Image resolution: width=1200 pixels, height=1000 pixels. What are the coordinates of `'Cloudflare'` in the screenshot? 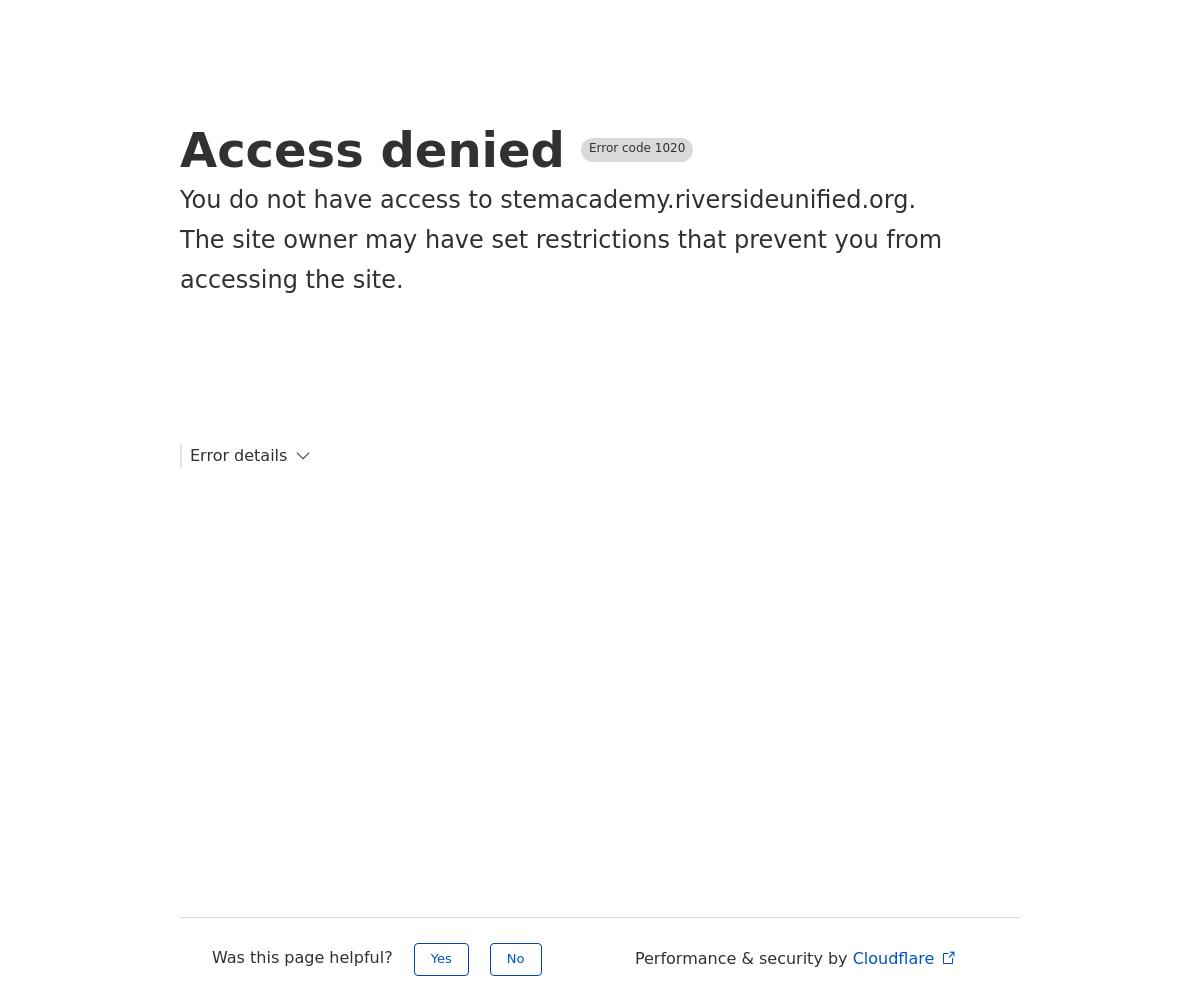 It's located at (894, 957).